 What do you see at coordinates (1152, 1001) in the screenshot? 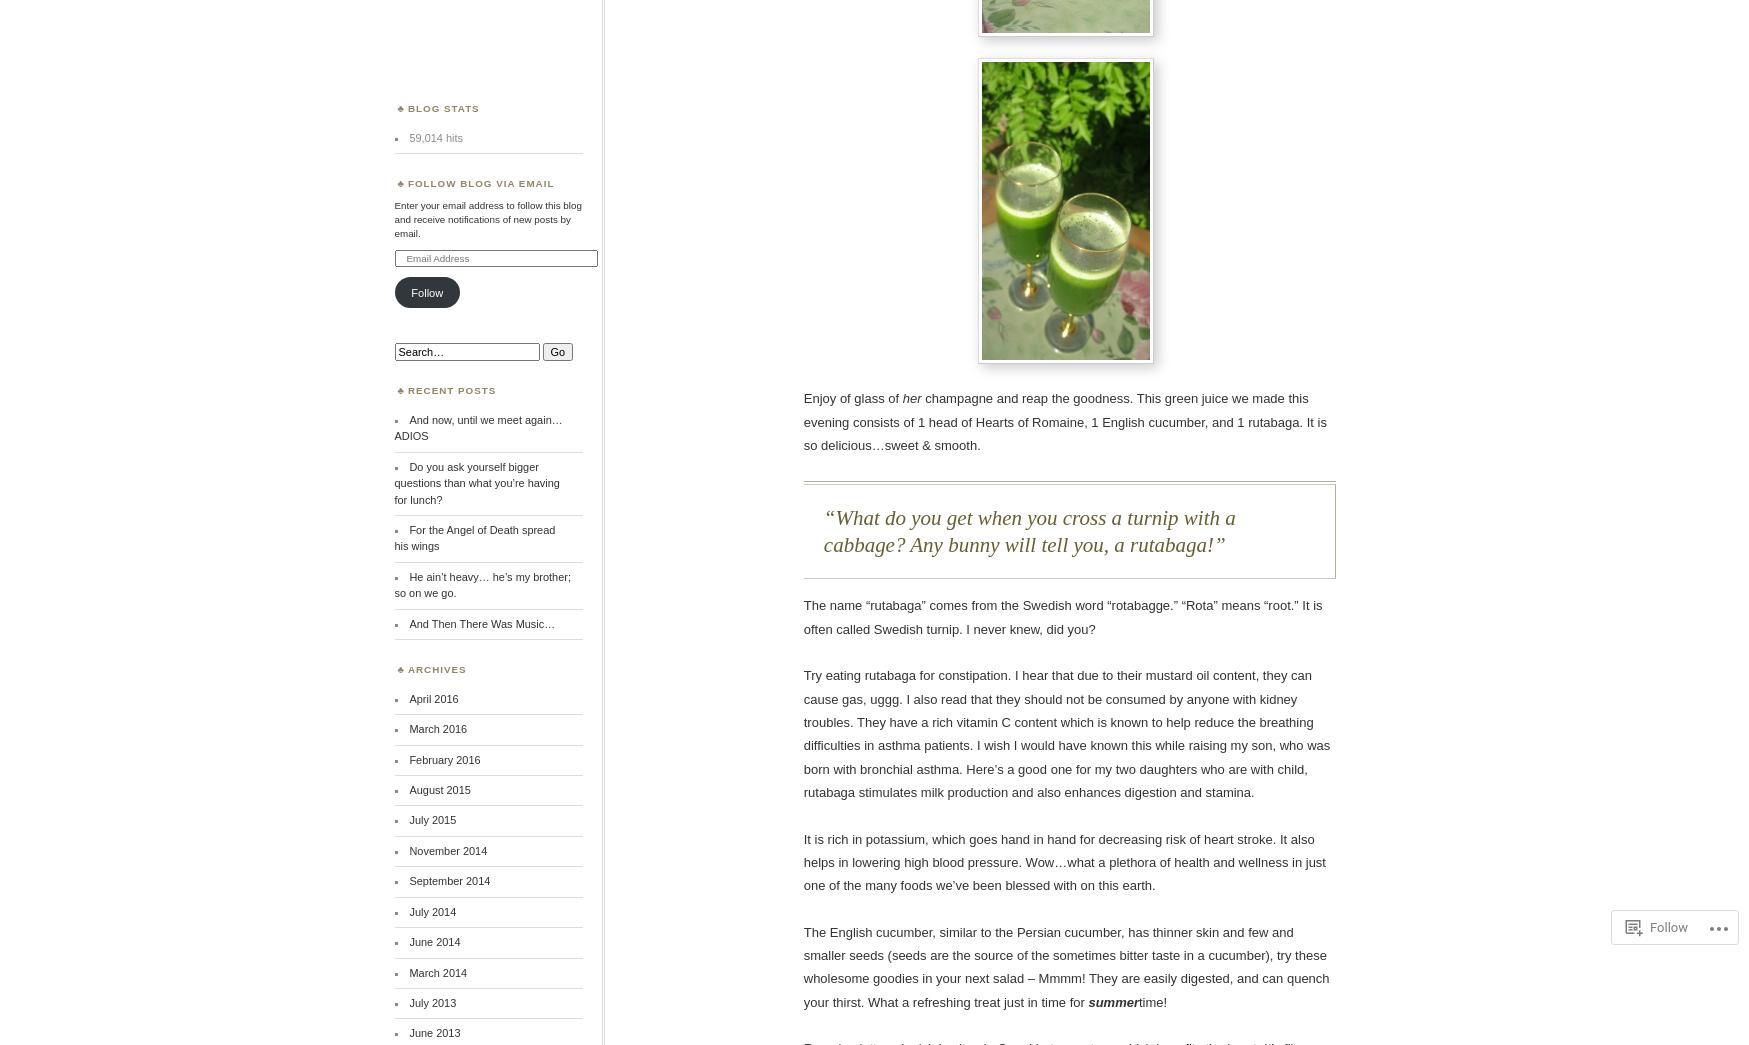
I see `'time!'` at bounding box center [1152, 1001].